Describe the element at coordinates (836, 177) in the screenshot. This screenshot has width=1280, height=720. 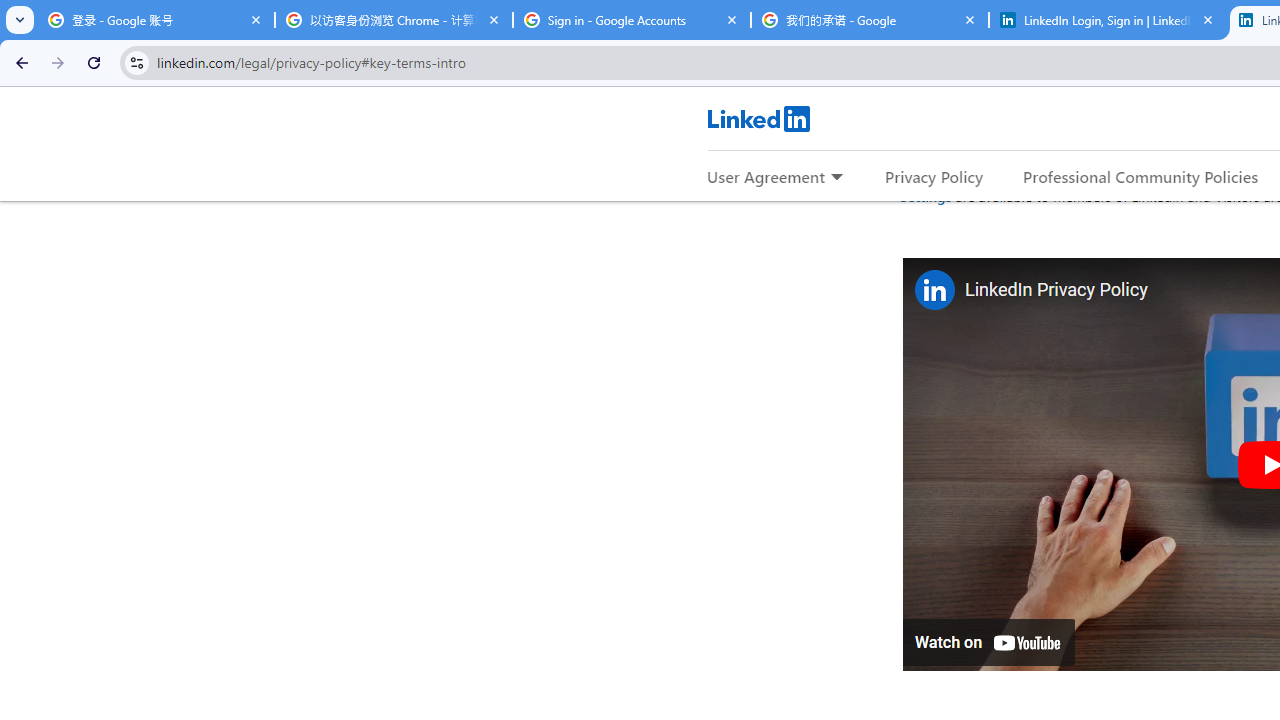
I see `'Expand to show more links for User Agreement'` at that location.